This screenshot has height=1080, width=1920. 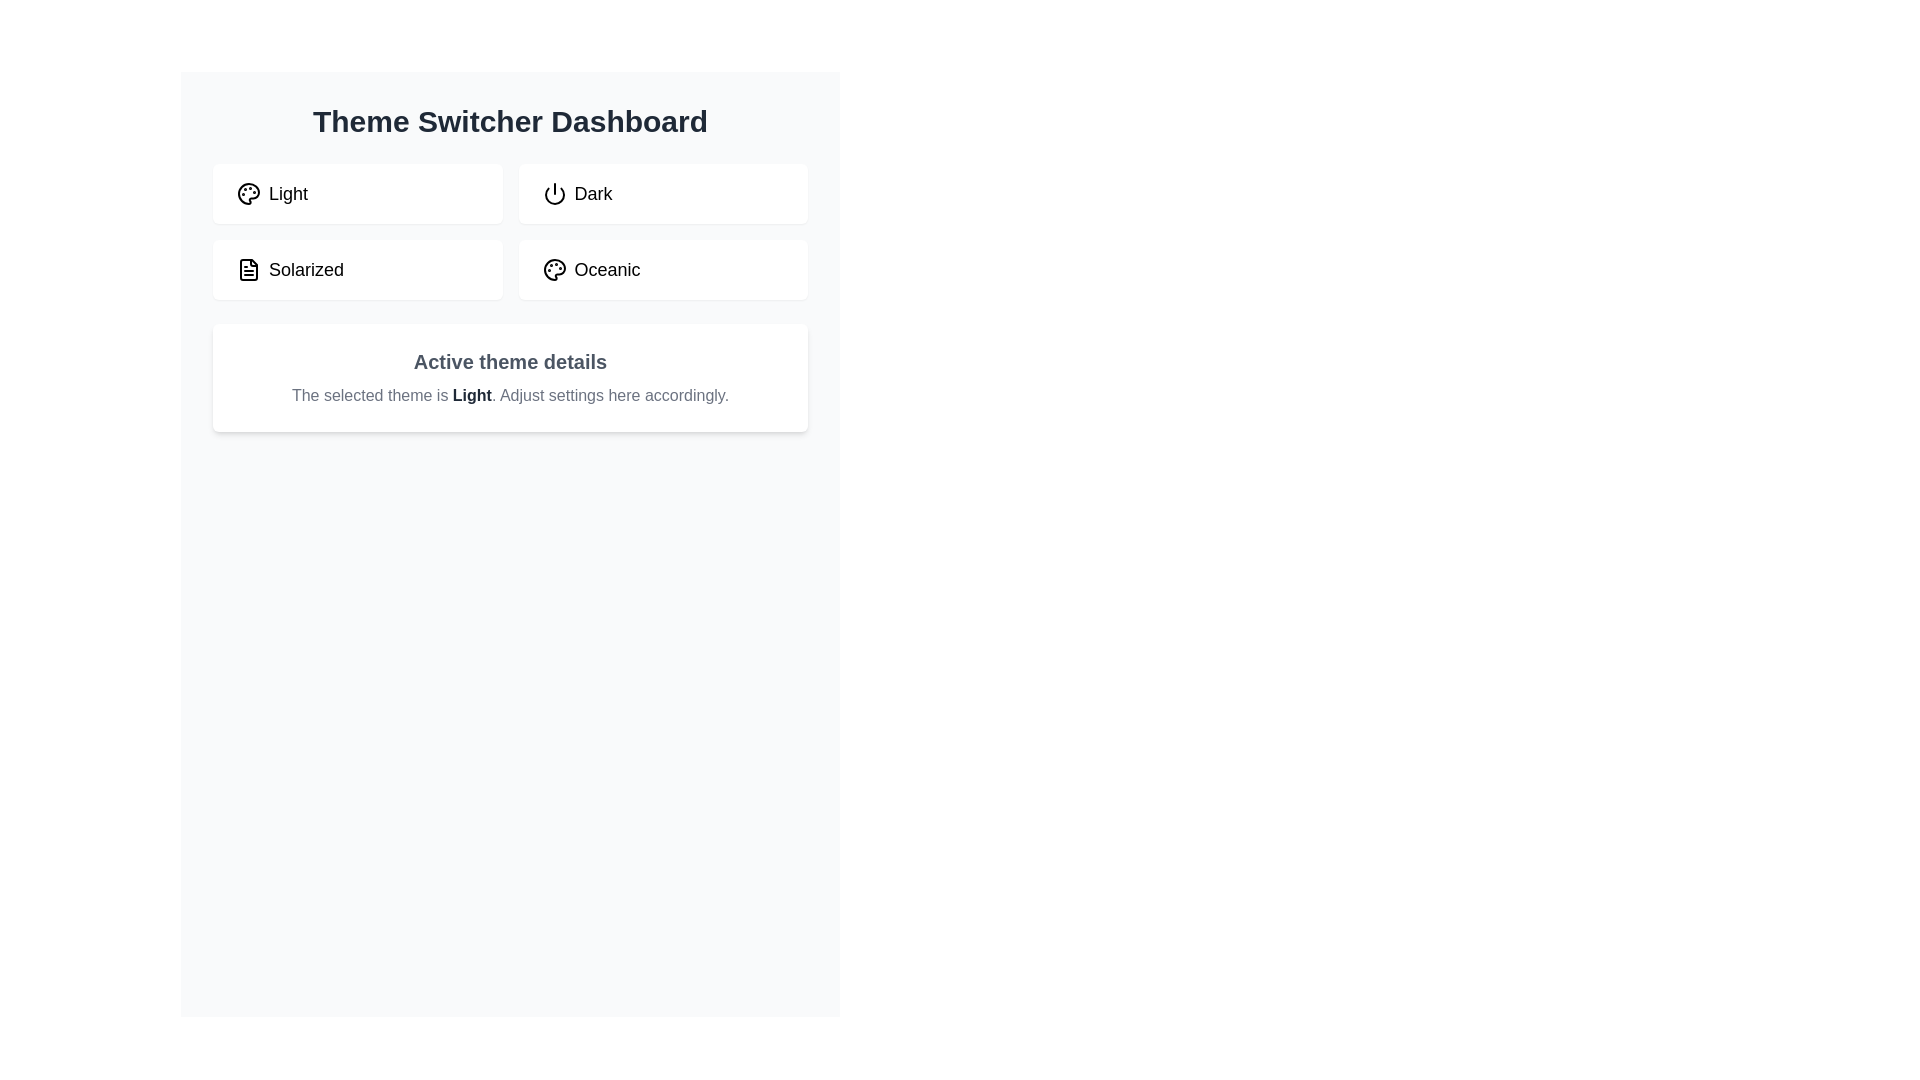 I want to click on the 'Solarized' theme button, located in the second column and first row of the themes grid, so click(x=248, y=270).